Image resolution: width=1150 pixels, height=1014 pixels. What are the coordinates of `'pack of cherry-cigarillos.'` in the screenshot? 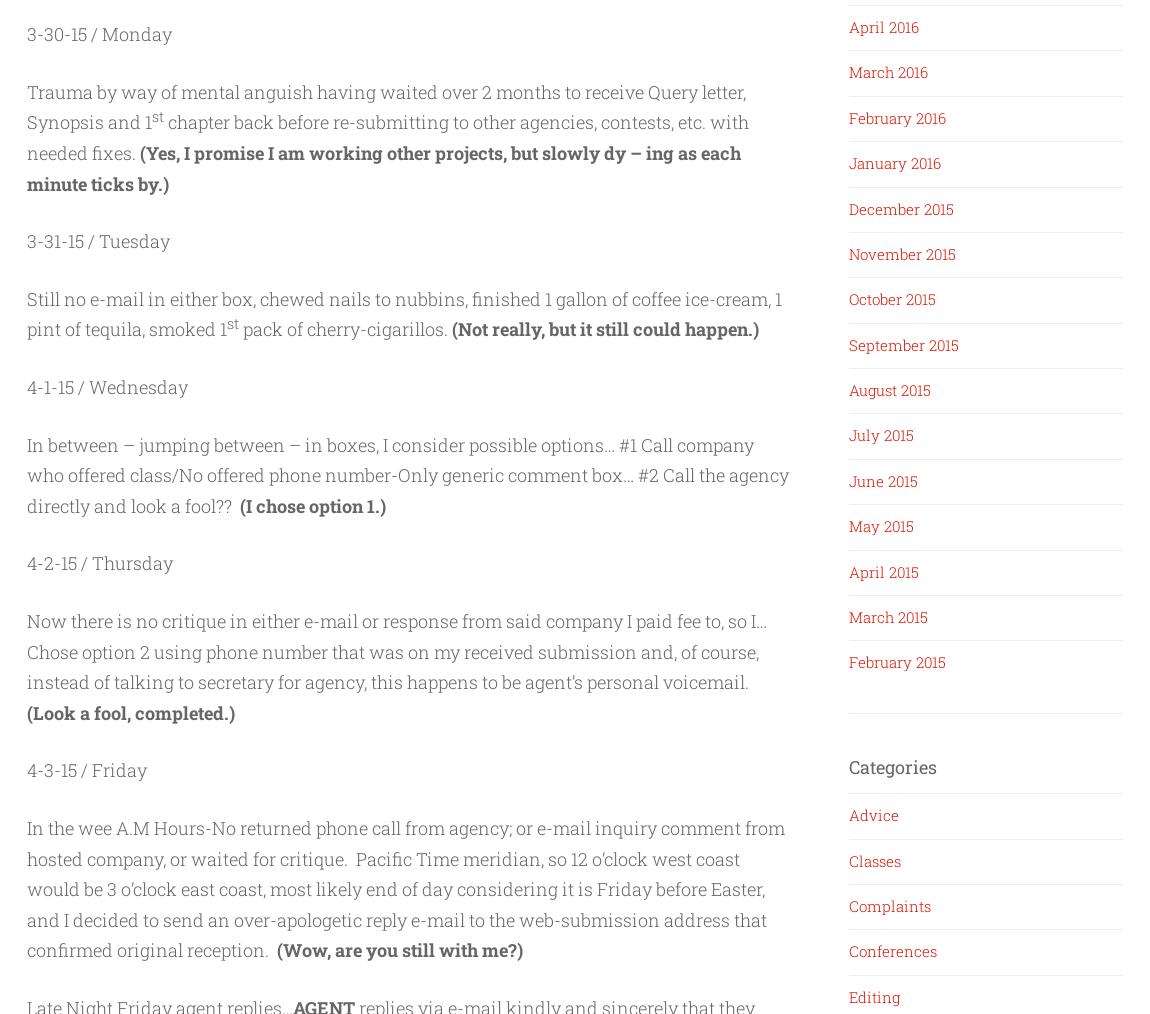 It's located at (345, 329).